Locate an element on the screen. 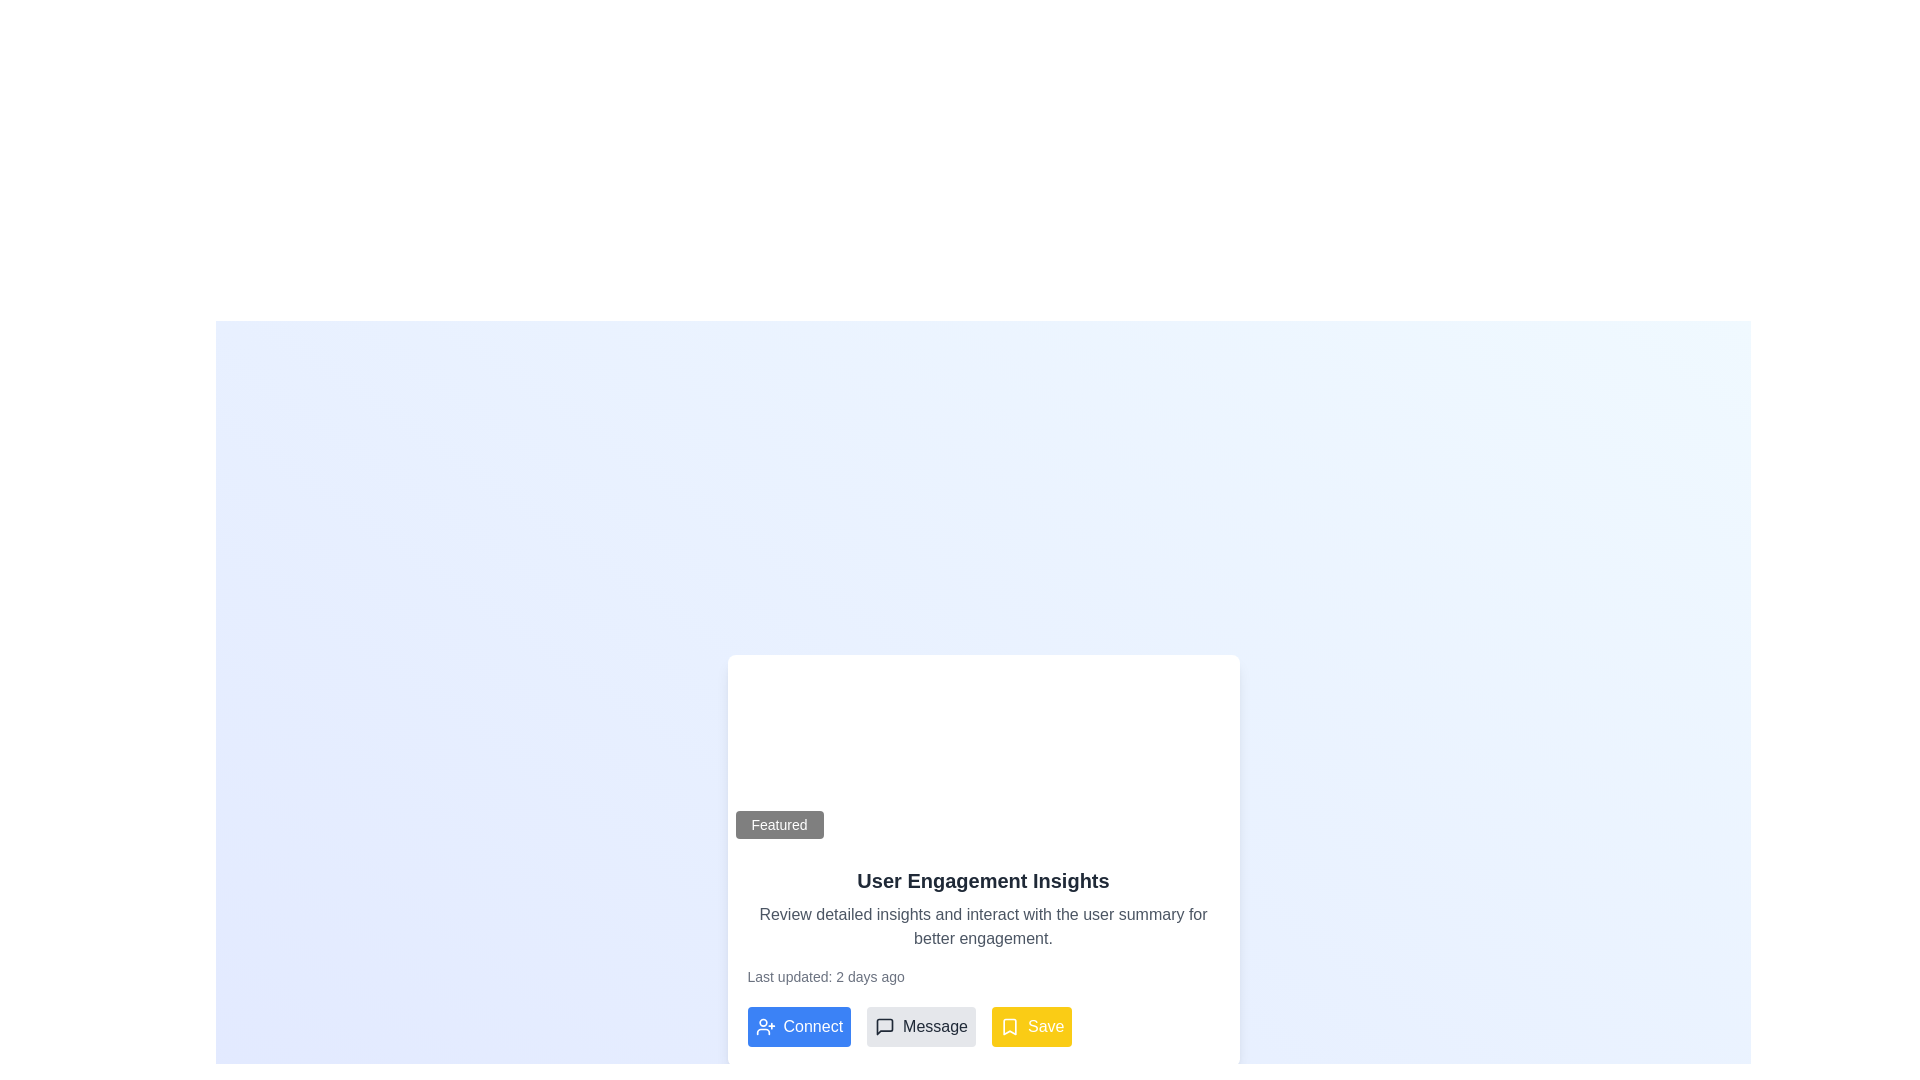 This screenshot has width=1920, height=1080. the text label that contains the message 'Review detailed insights and interact with the user summary for better engagement.' located below the title 'User Engagement Insights' is located at coordinates (983, 926).